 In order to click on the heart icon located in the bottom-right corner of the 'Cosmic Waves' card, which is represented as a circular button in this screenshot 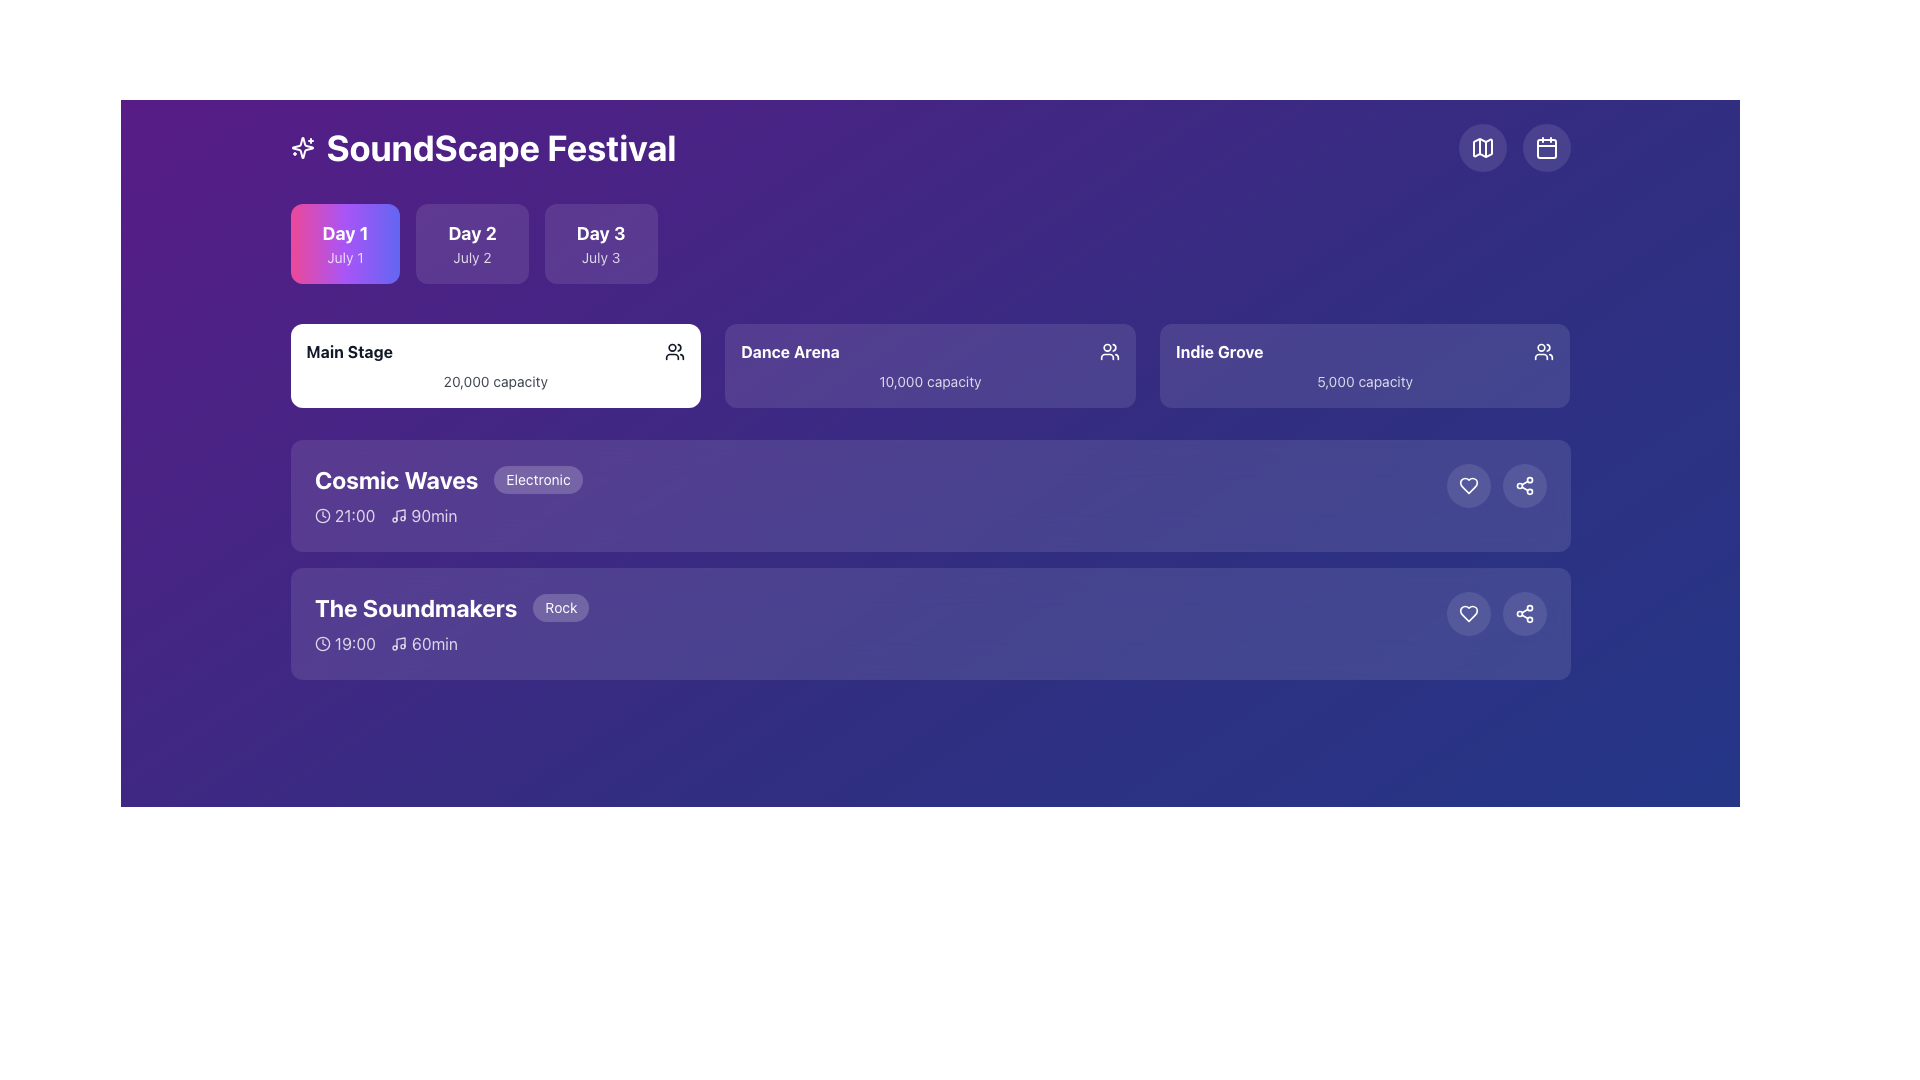, I will do `click(1468, 612)`.